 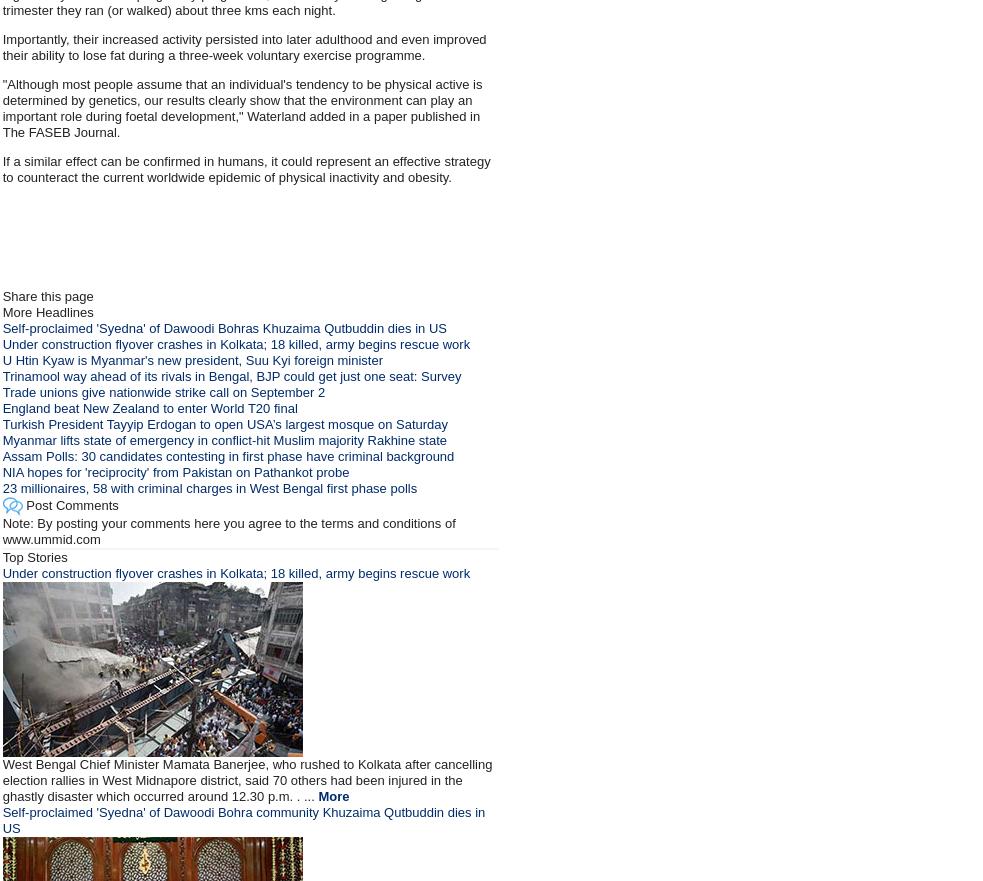 What do you see at coordinates (0, 108) in the screenshot?
I see `'"Although most people assume that an individual's tendency to be physical active is determined by genetics, our results clearly show that the environment can play an important role during foetal development," Waterland added in a paper published in The FASEB Journal.'` at bounding box center [0, 108].